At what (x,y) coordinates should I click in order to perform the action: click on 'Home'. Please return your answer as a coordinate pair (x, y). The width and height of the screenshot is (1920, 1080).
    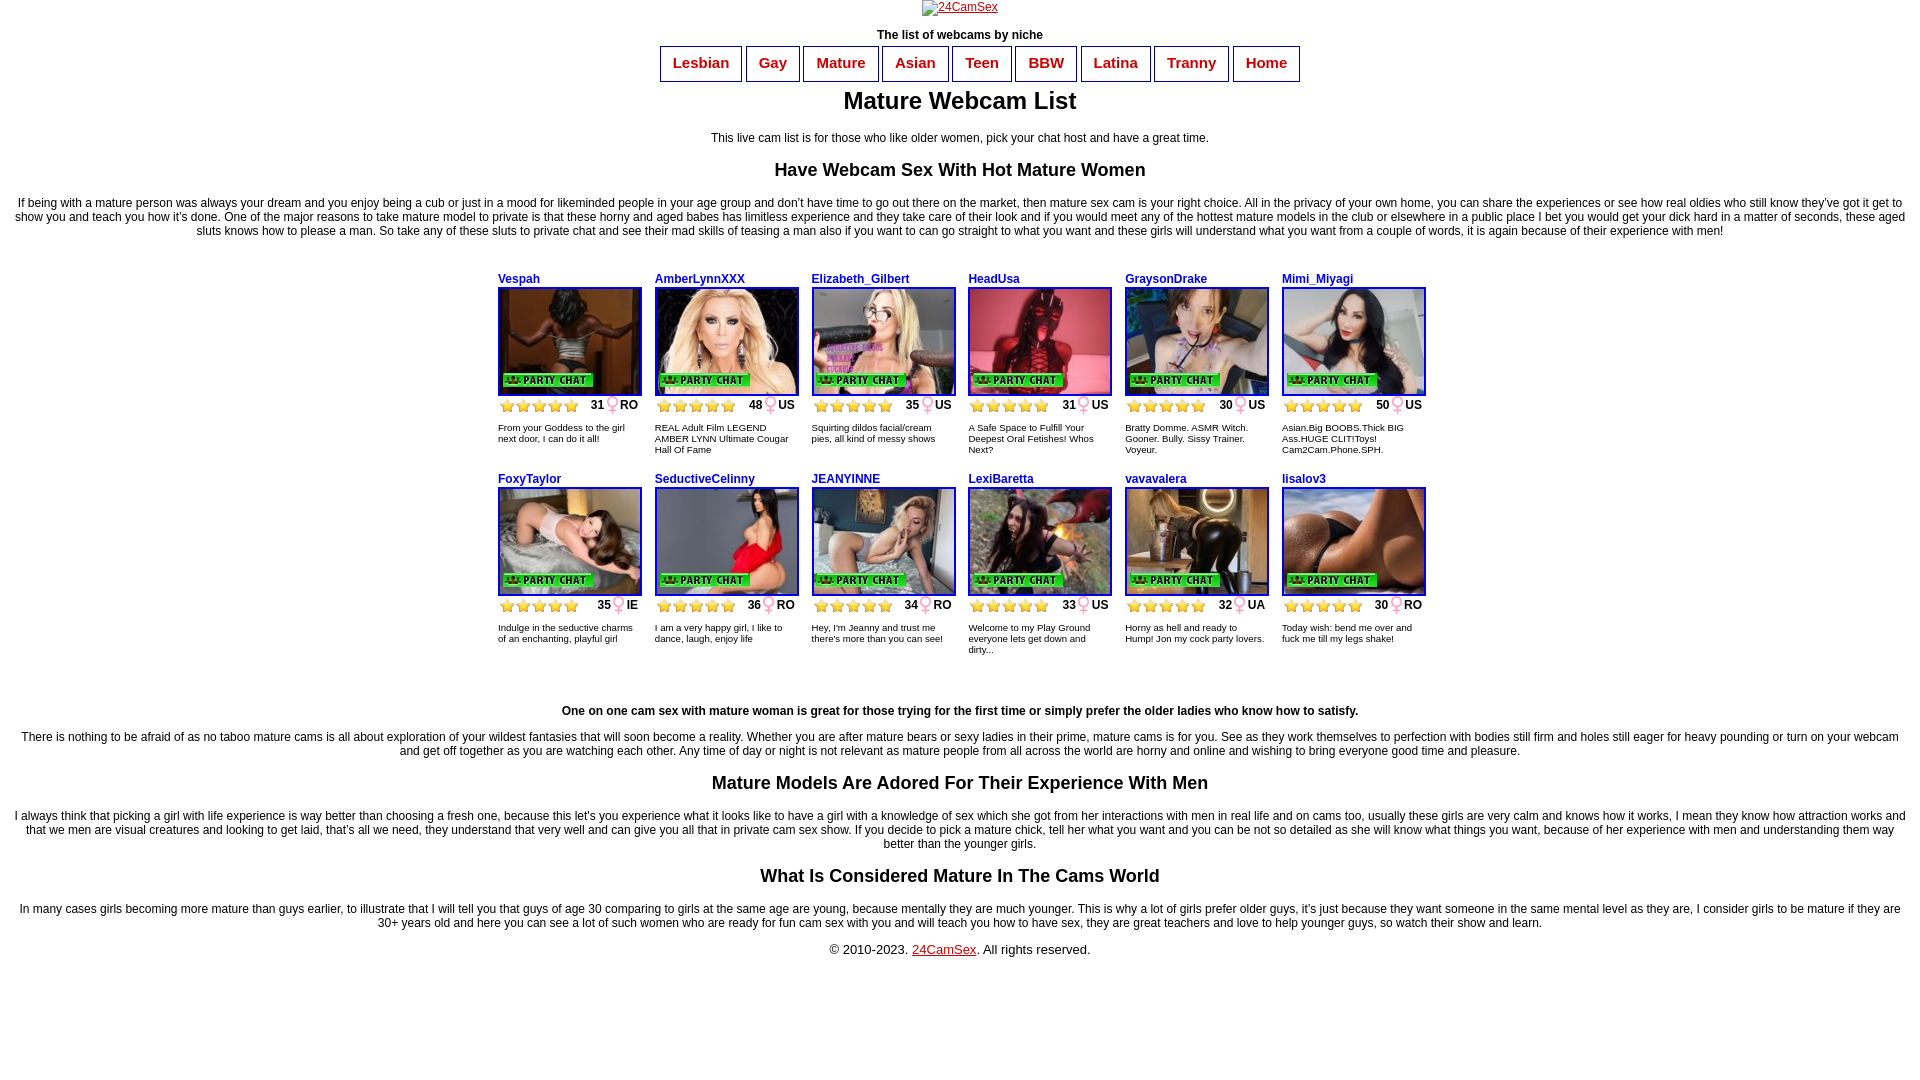
    Looking at the image, I should click on (1266, 61).